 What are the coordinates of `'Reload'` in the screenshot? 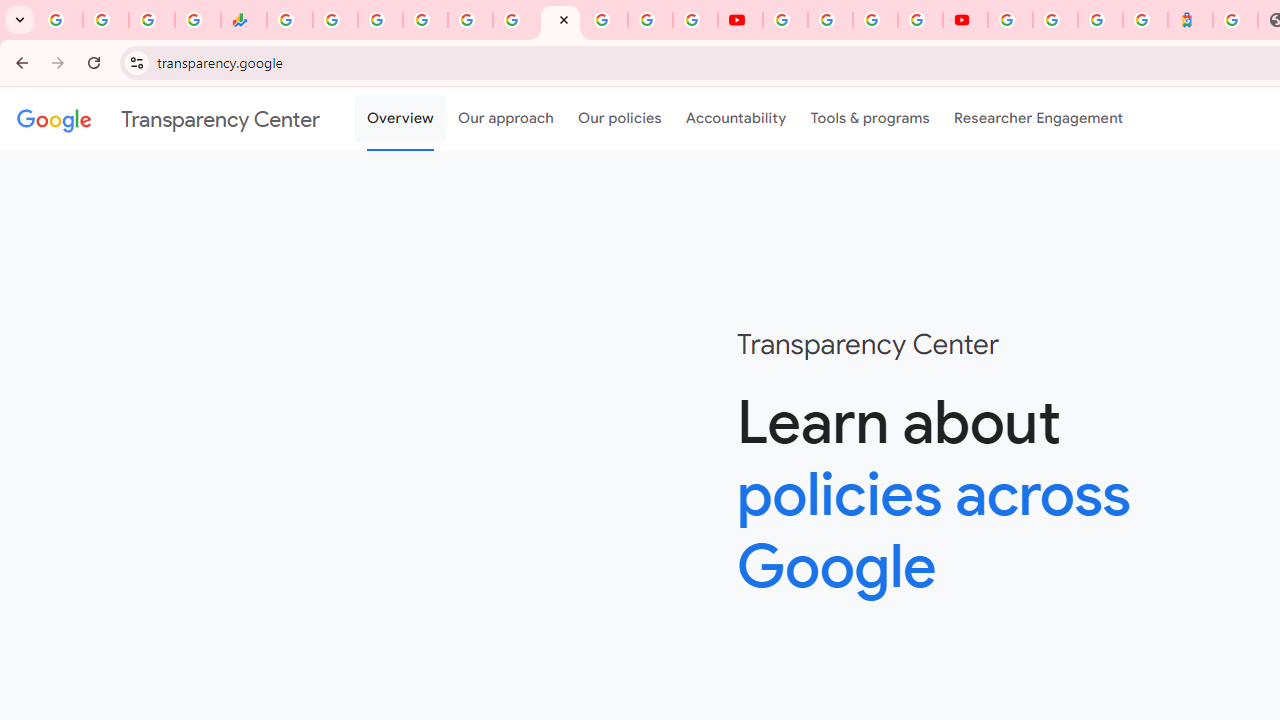 It's located at (93, 61).